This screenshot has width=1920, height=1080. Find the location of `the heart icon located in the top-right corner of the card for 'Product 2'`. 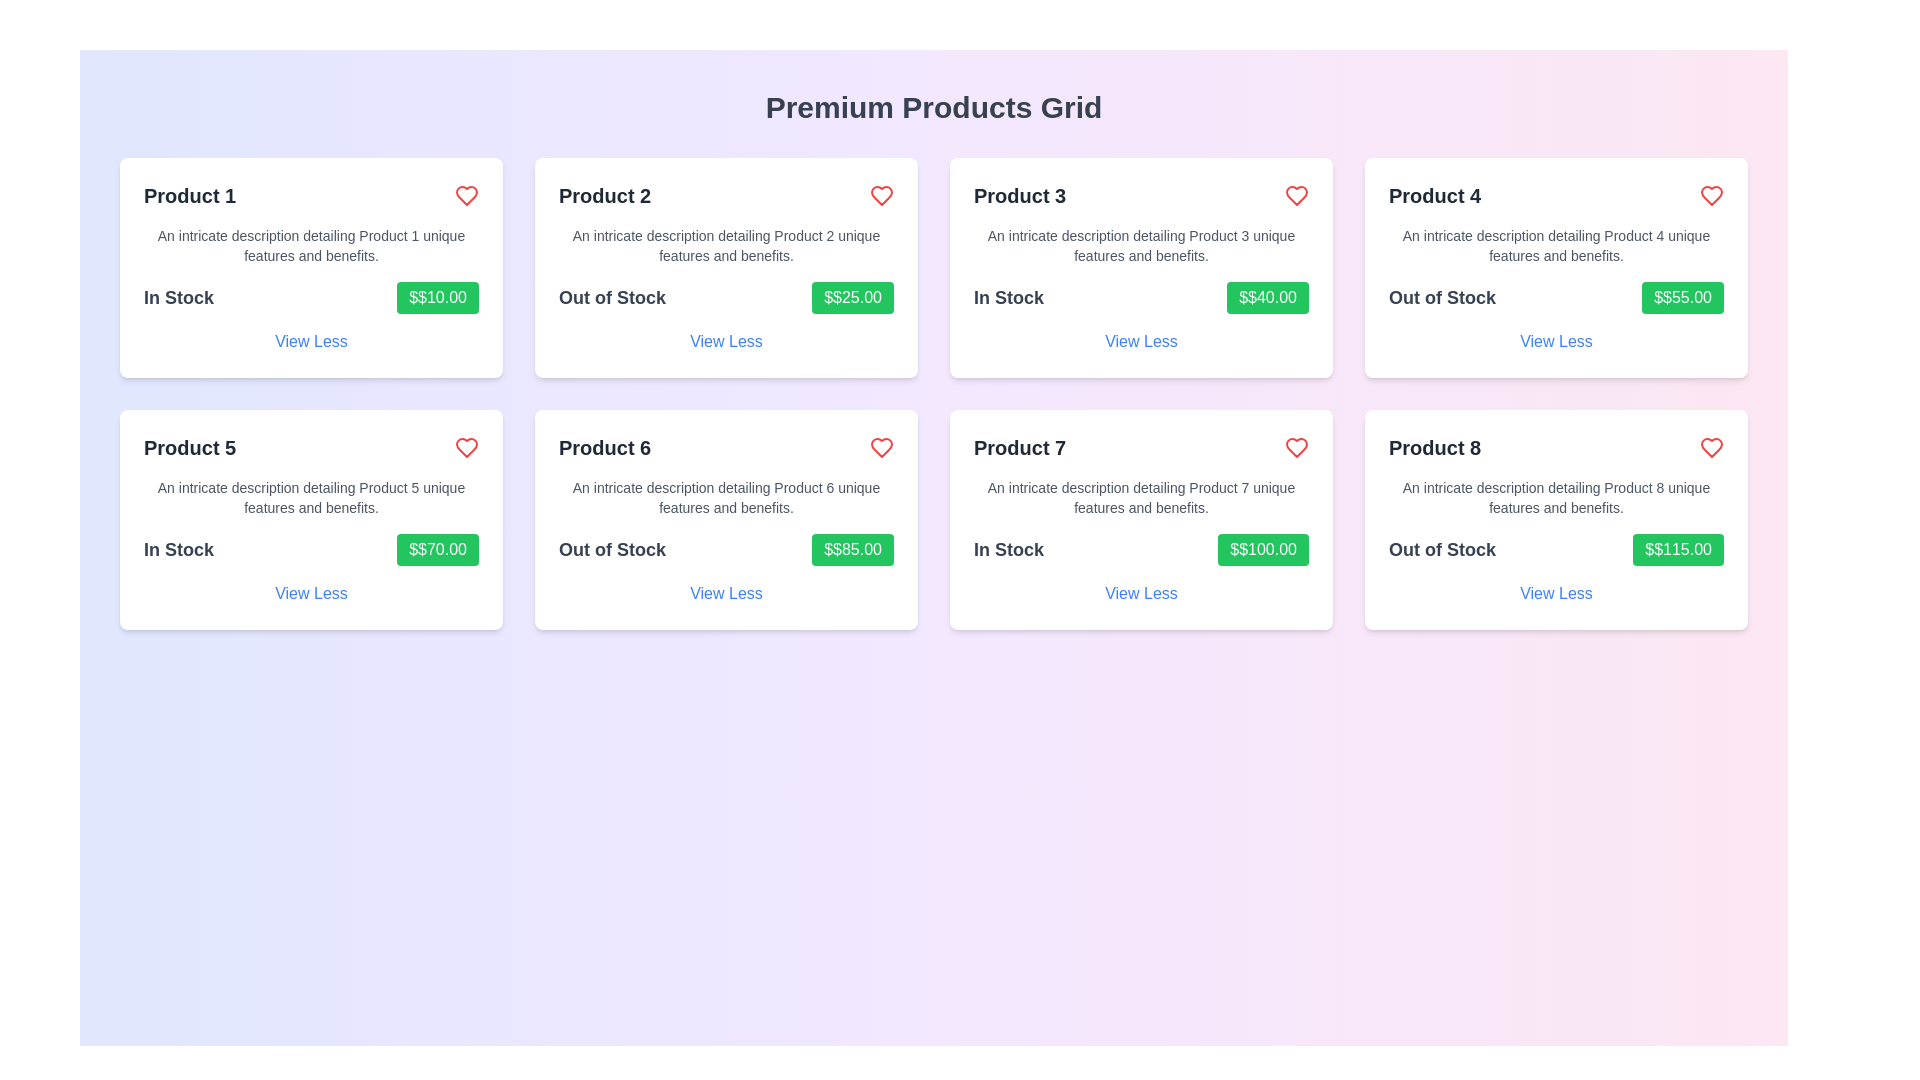

the heart icon located in the top-right corner of the card for 'Product 2' is located at coordinates (881, 196).